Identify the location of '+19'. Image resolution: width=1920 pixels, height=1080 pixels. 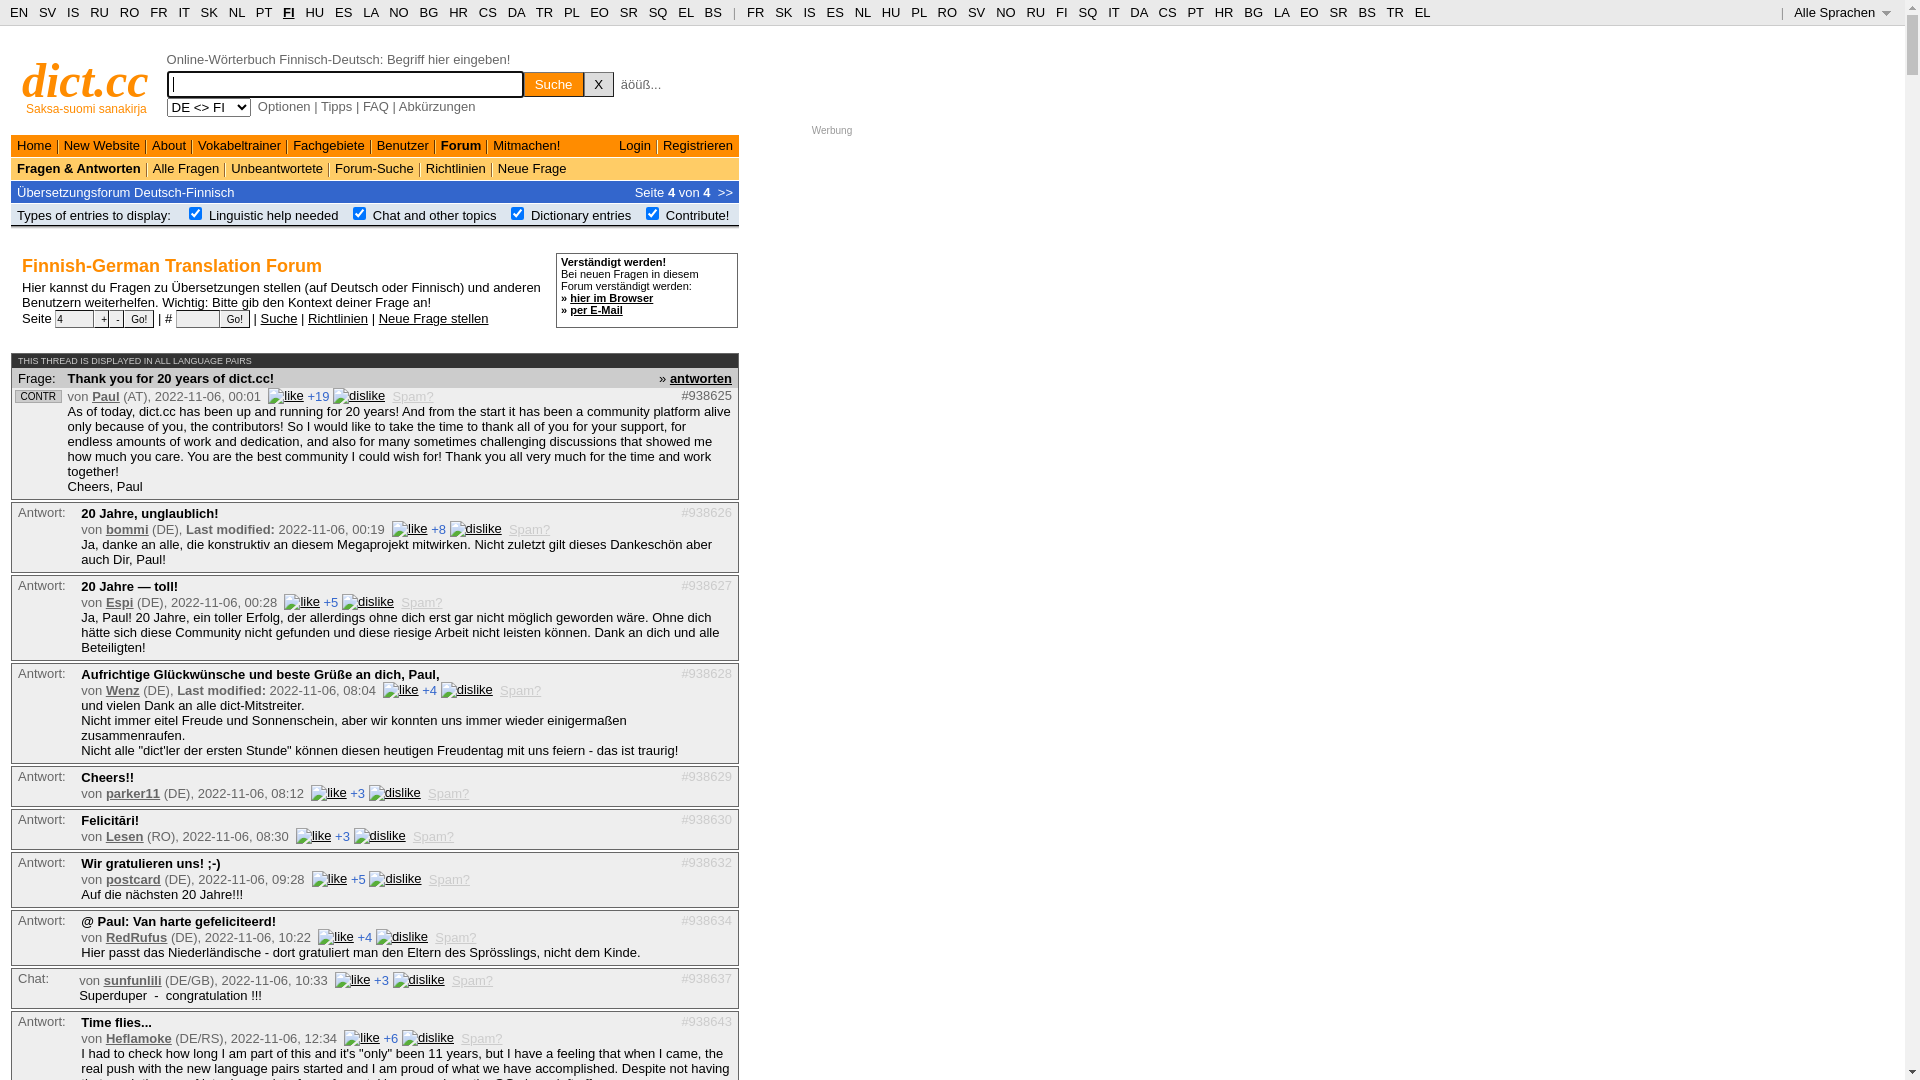
(306, 396).